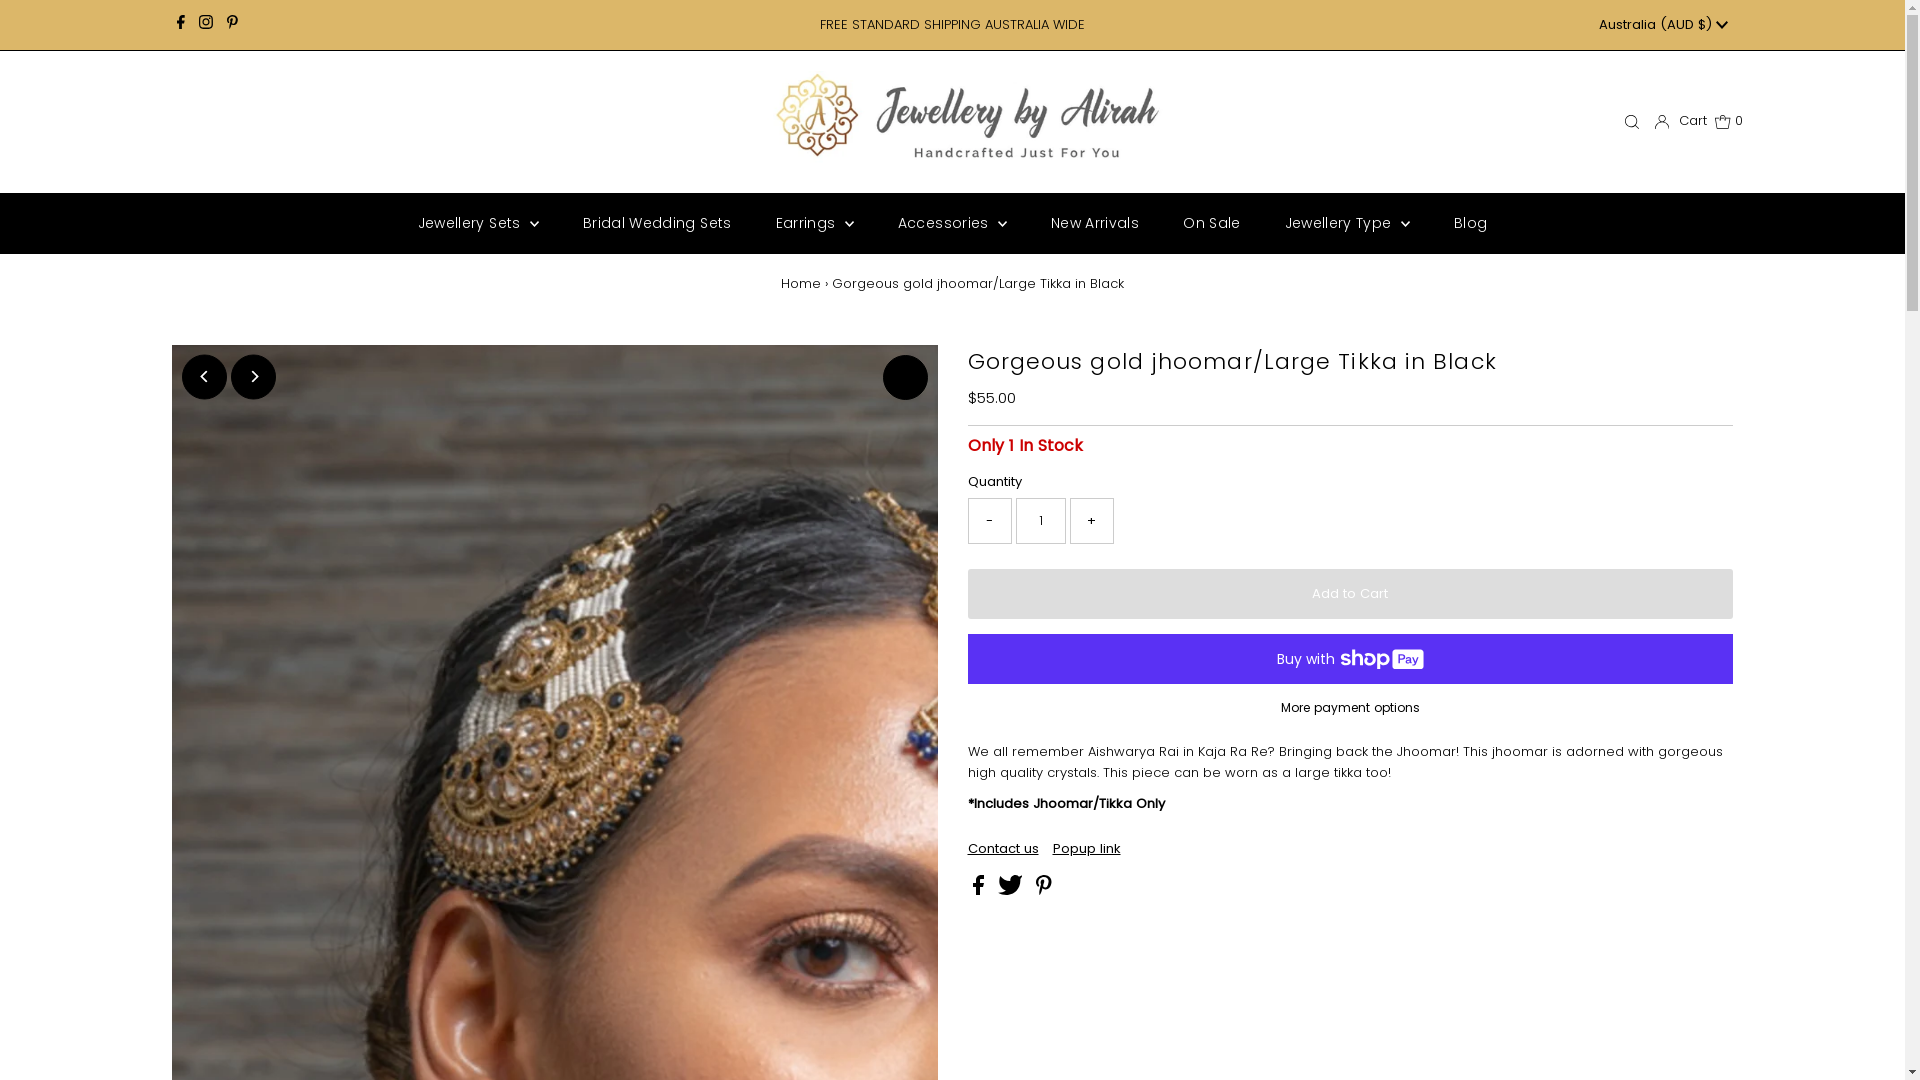  Describe the element at coordinates (968, 519) in the screenshot. I see `'-'` at that location.